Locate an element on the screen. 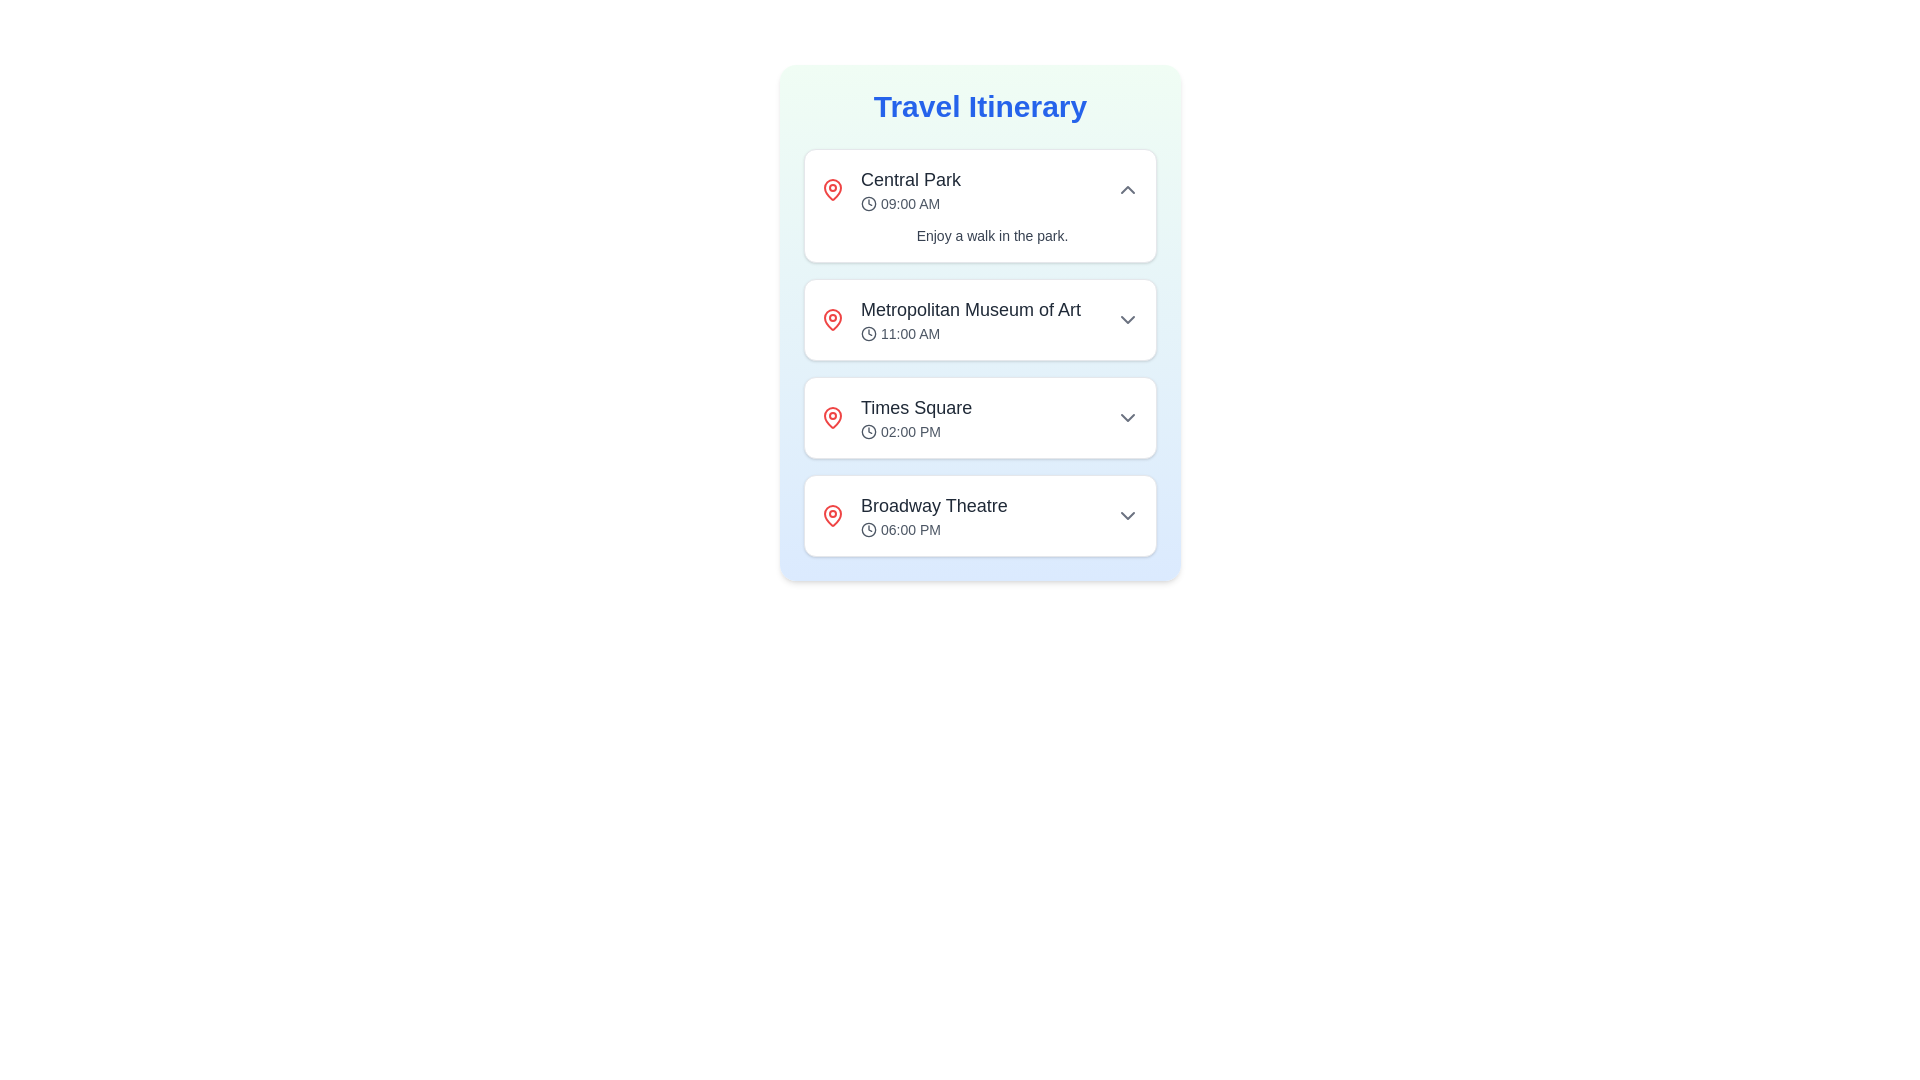 The height and width of the screenshot is (1080, 1920). time displayed in the Text and Icon Label located in the bottom card of the list of time and location details under the 'Broadway Theatre' section, to the right of the clock icon is located at coordinates (933, 528).